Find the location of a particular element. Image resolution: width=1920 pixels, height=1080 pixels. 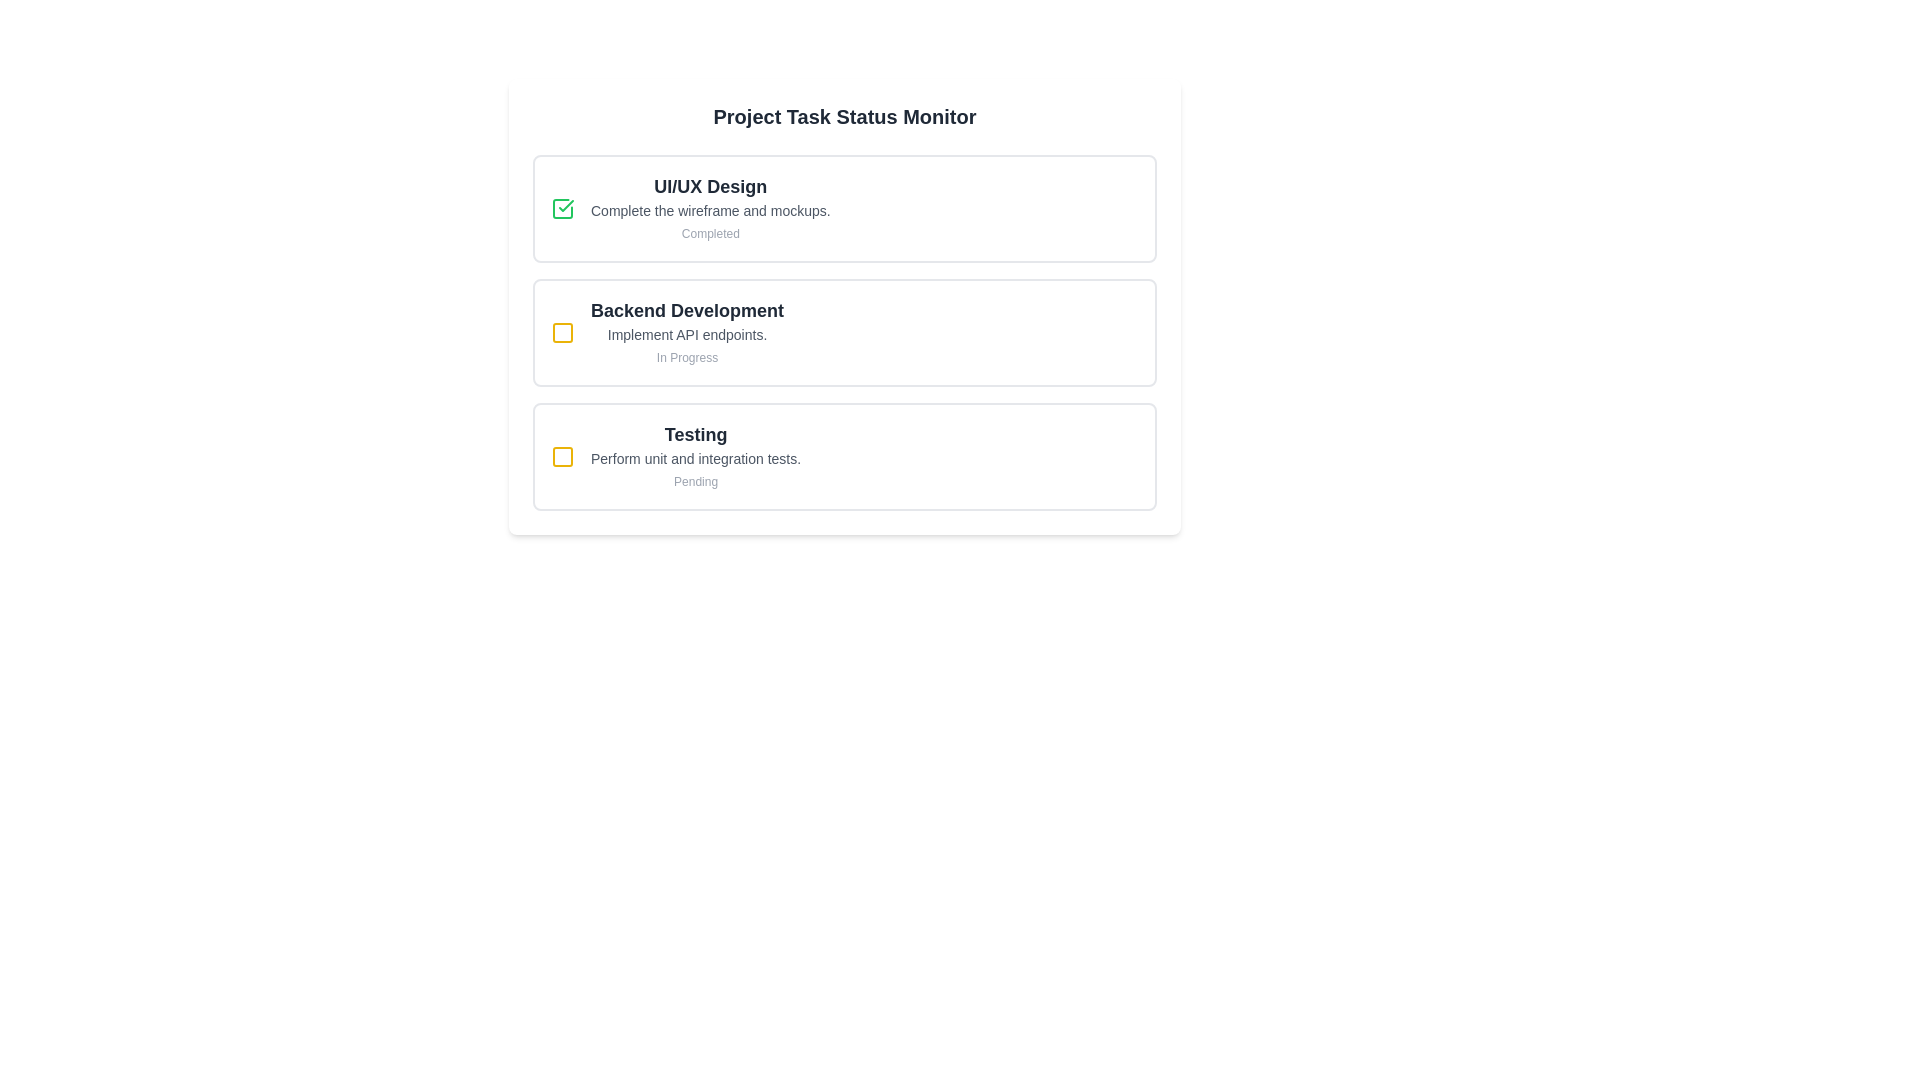

the 'Backend Development' information panel to get more details is located at coordinates (844, 307).